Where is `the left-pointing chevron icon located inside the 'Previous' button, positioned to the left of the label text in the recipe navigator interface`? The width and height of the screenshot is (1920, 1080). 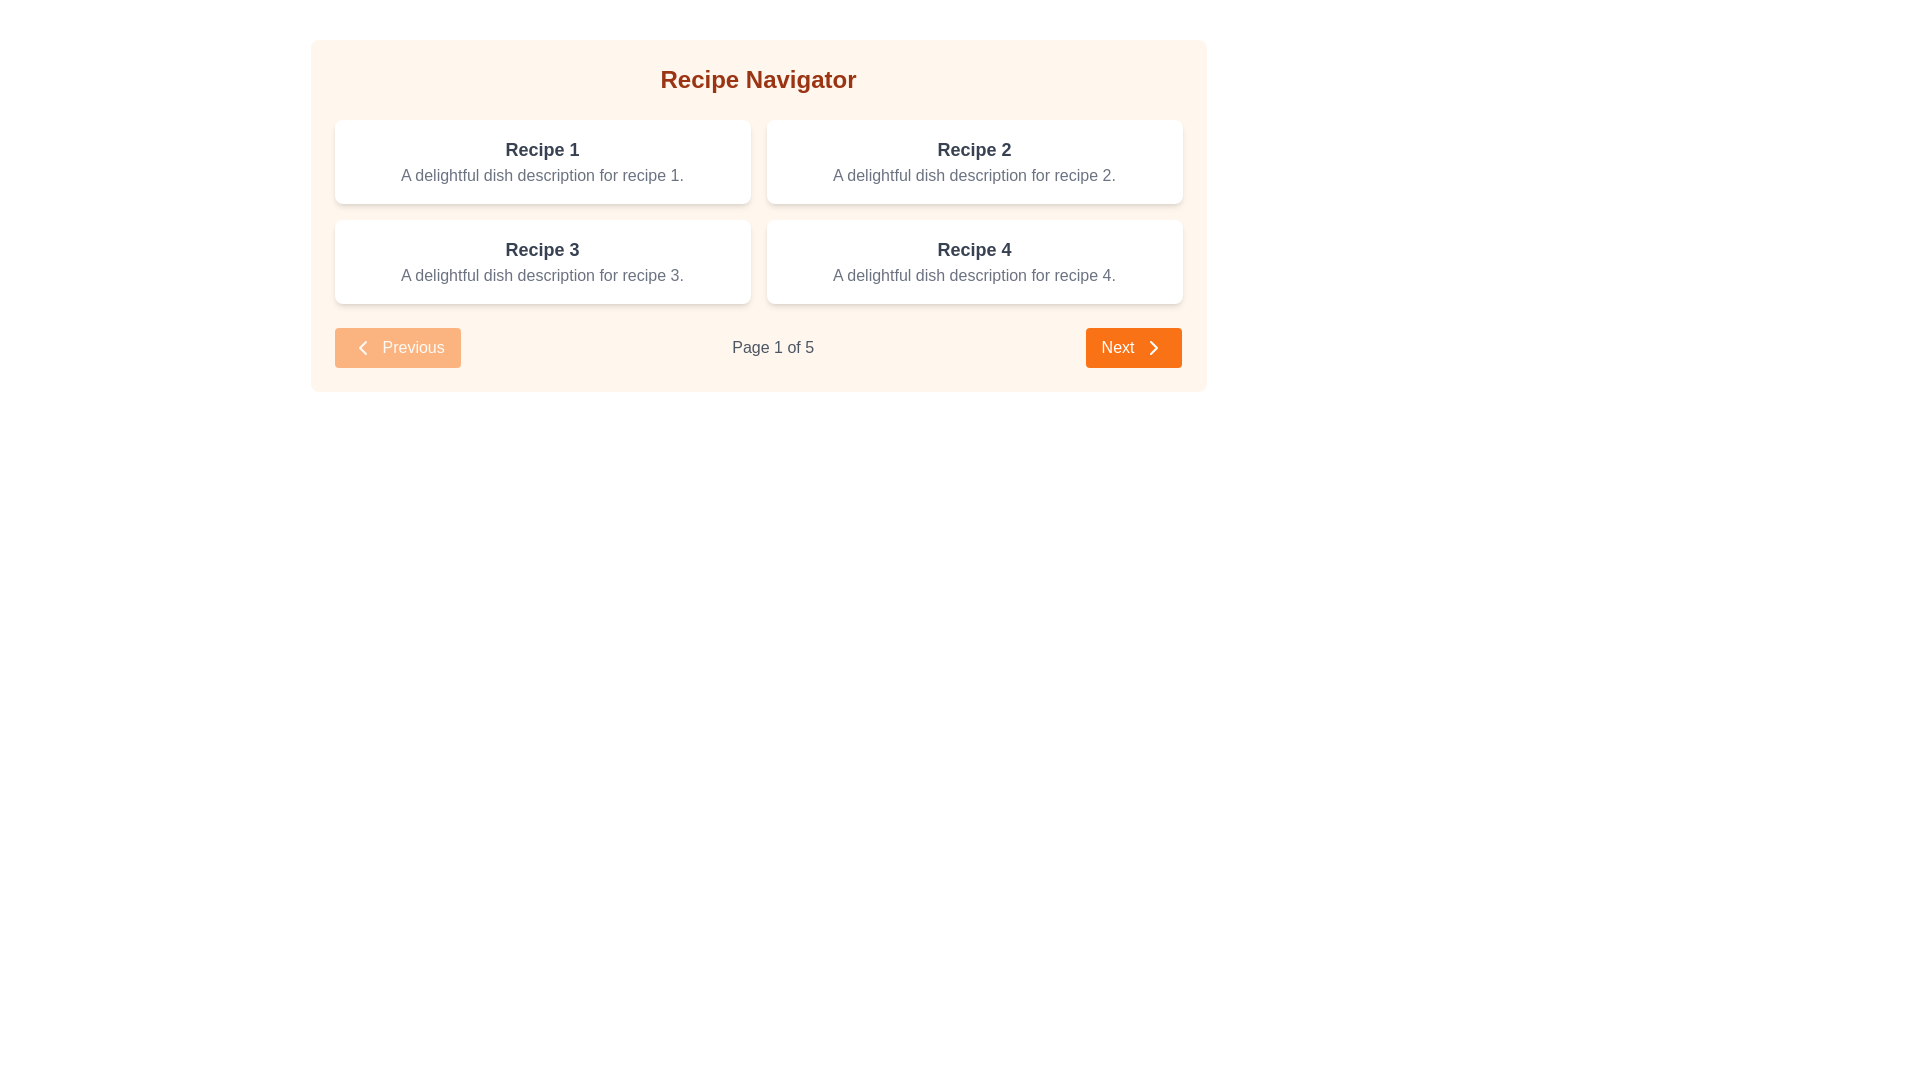
the left-pointing chevron icon located inside the 'Previous' button, positioned to the left of the label text in the recipe navigator interface is located at coordinates (362, 346).